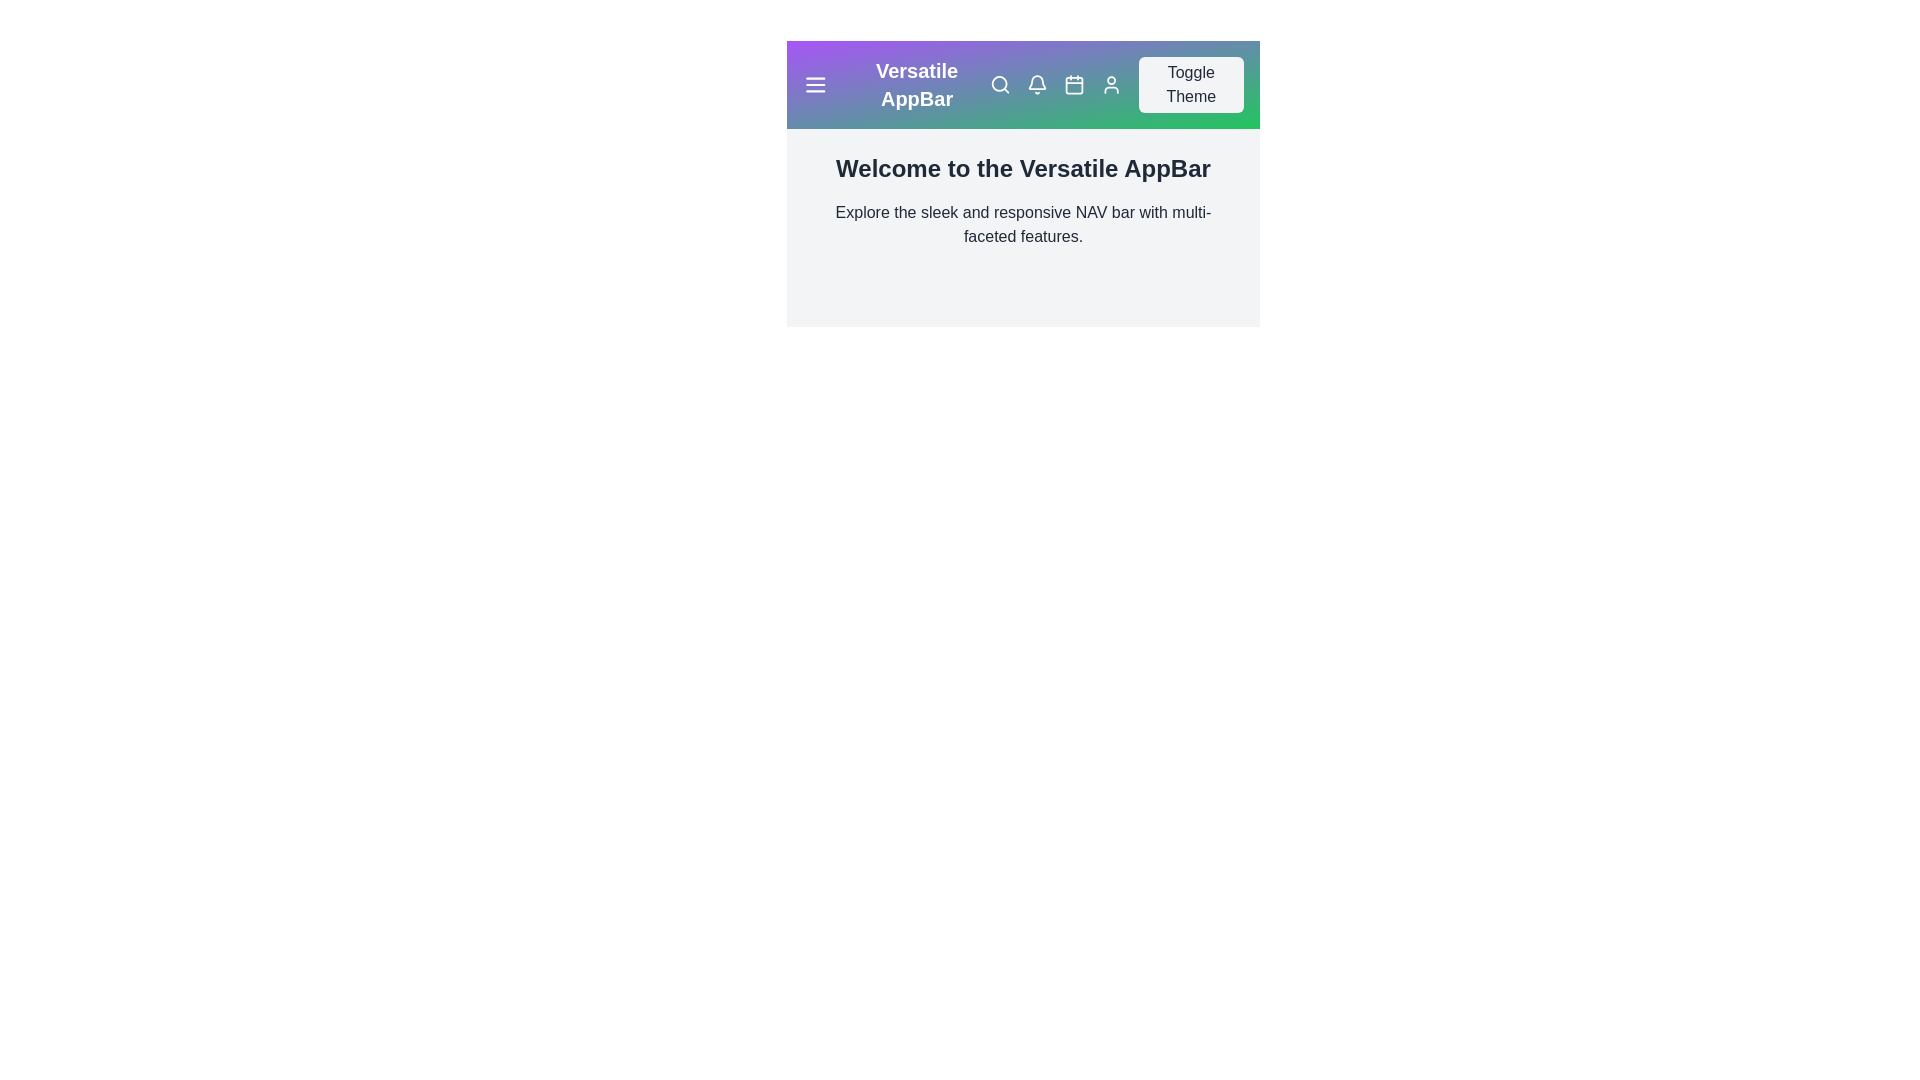 The image size is (1920, 1080). I want to click on the user icon to access user options, so click(1110, 83).